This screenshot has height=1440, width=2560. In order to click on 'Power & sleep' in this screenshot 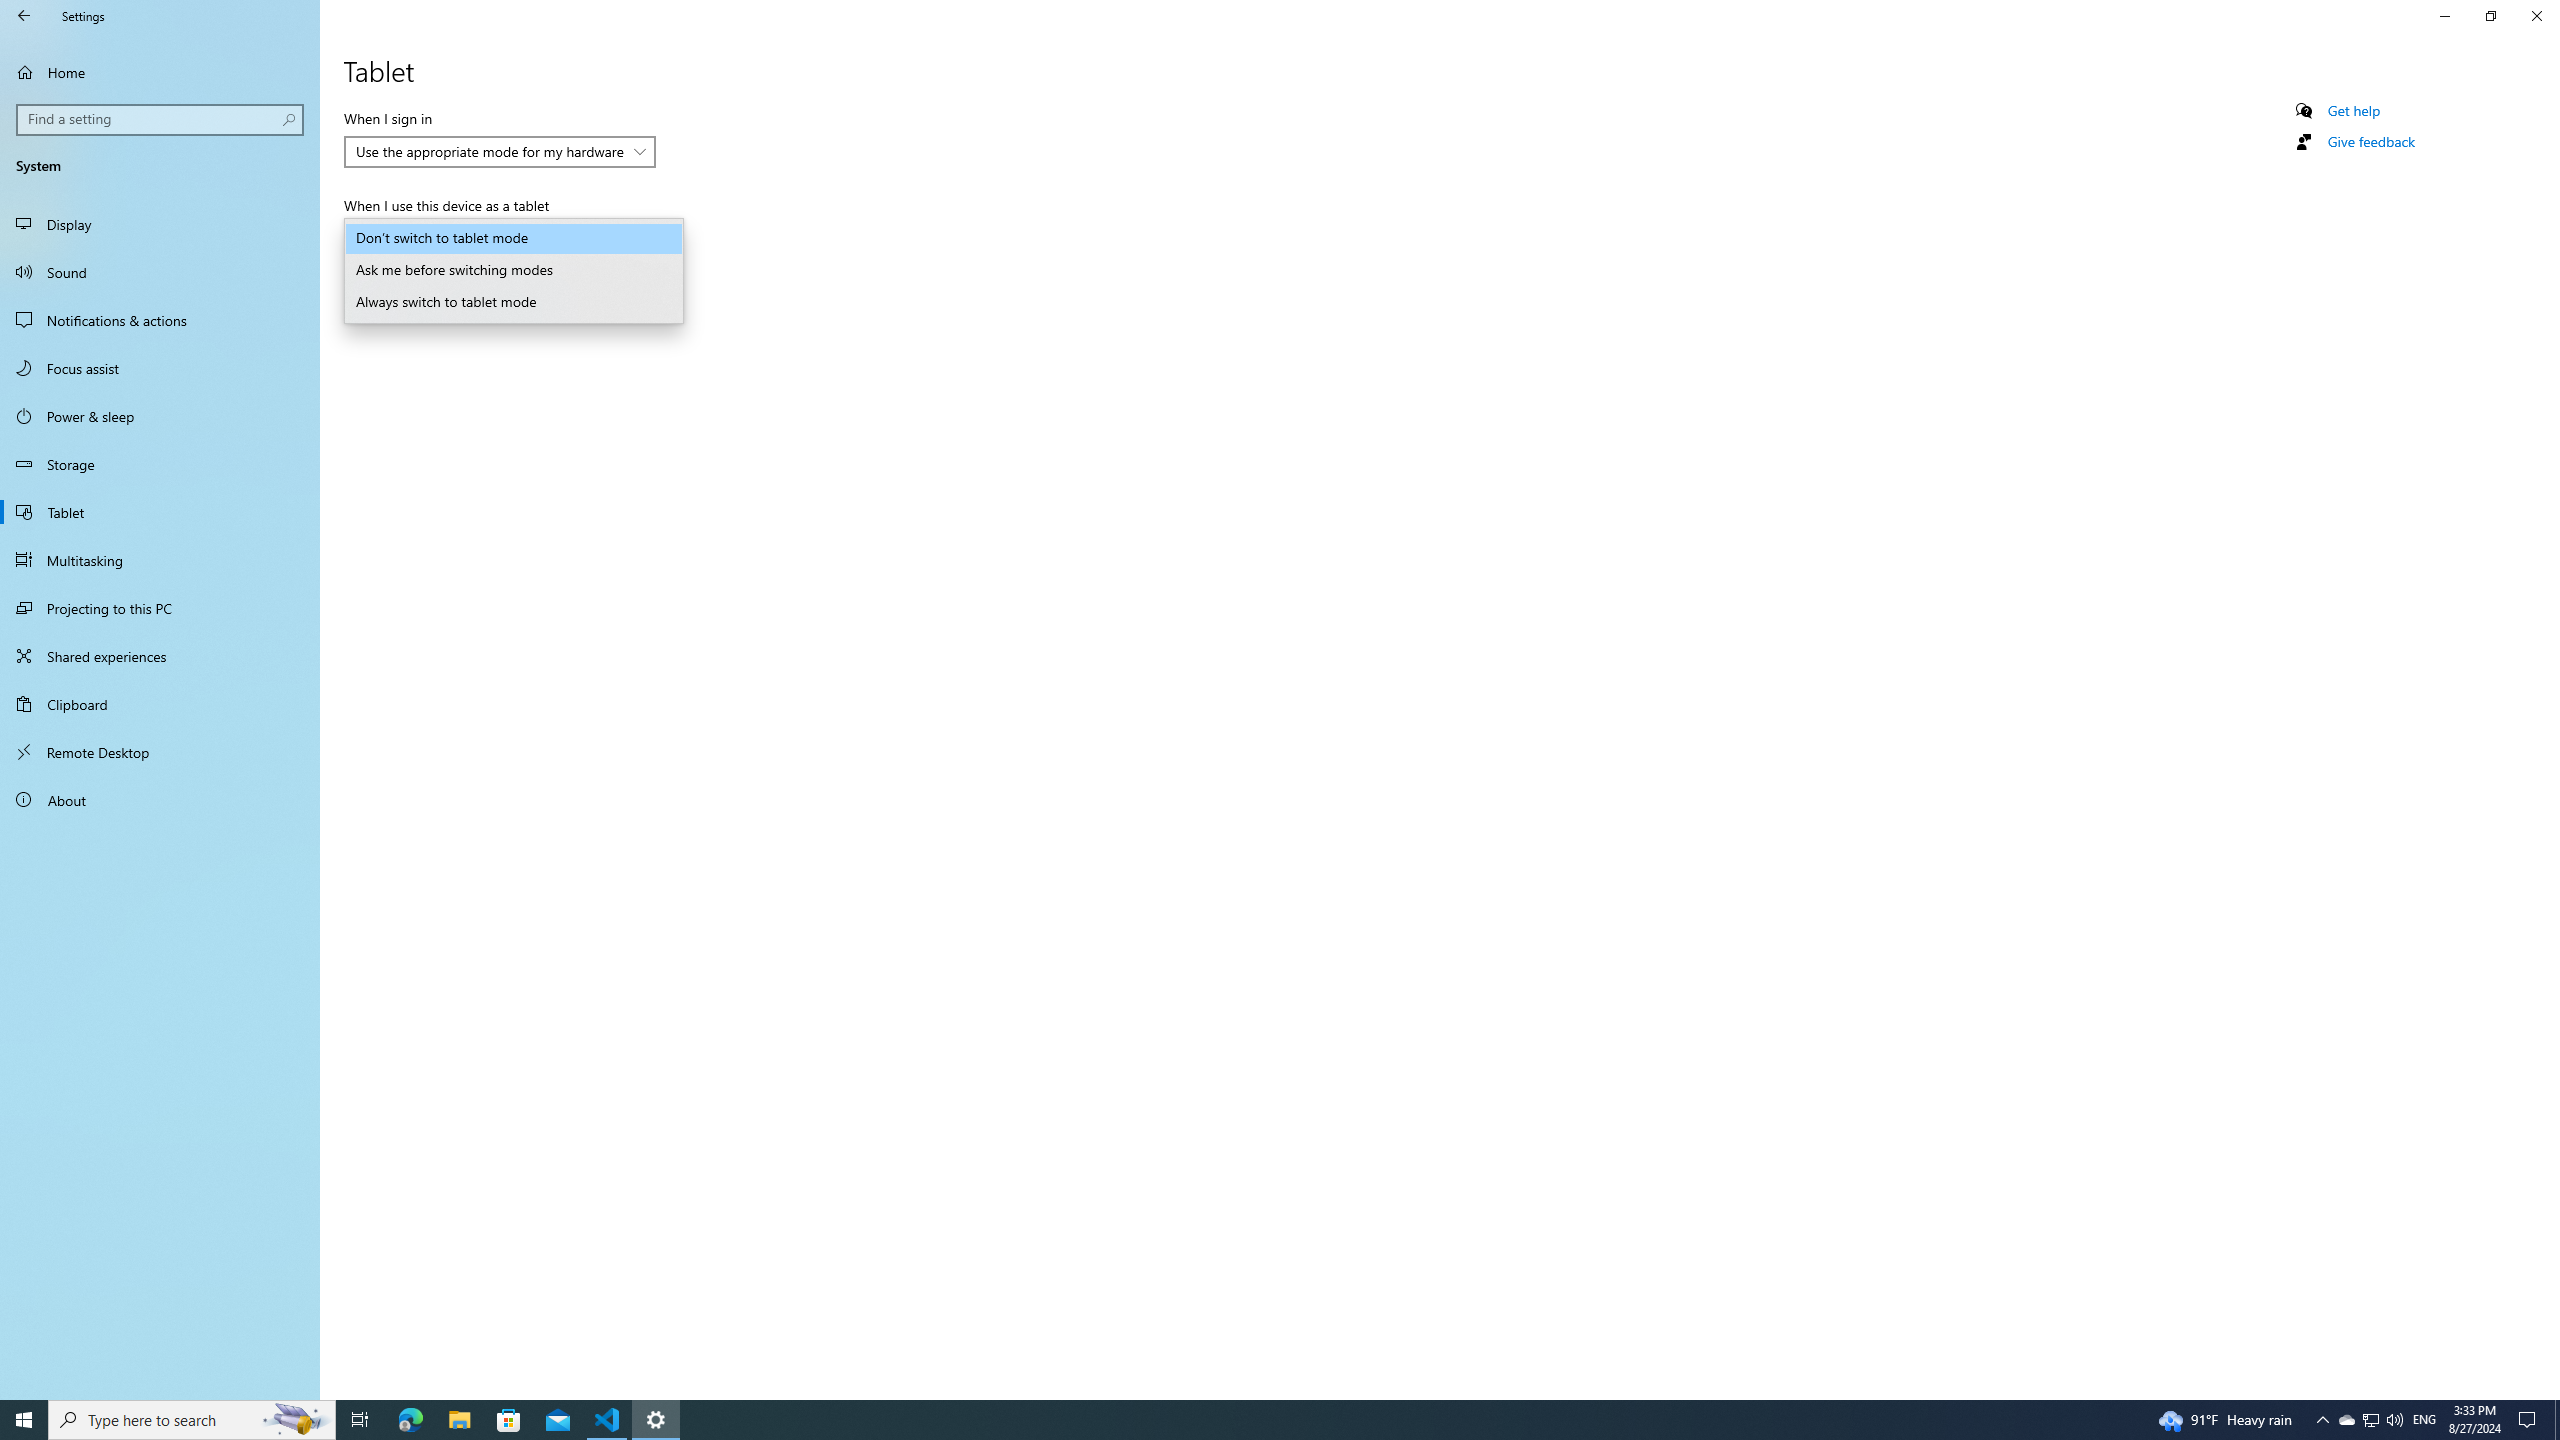, I will do `click(159, 415)`.